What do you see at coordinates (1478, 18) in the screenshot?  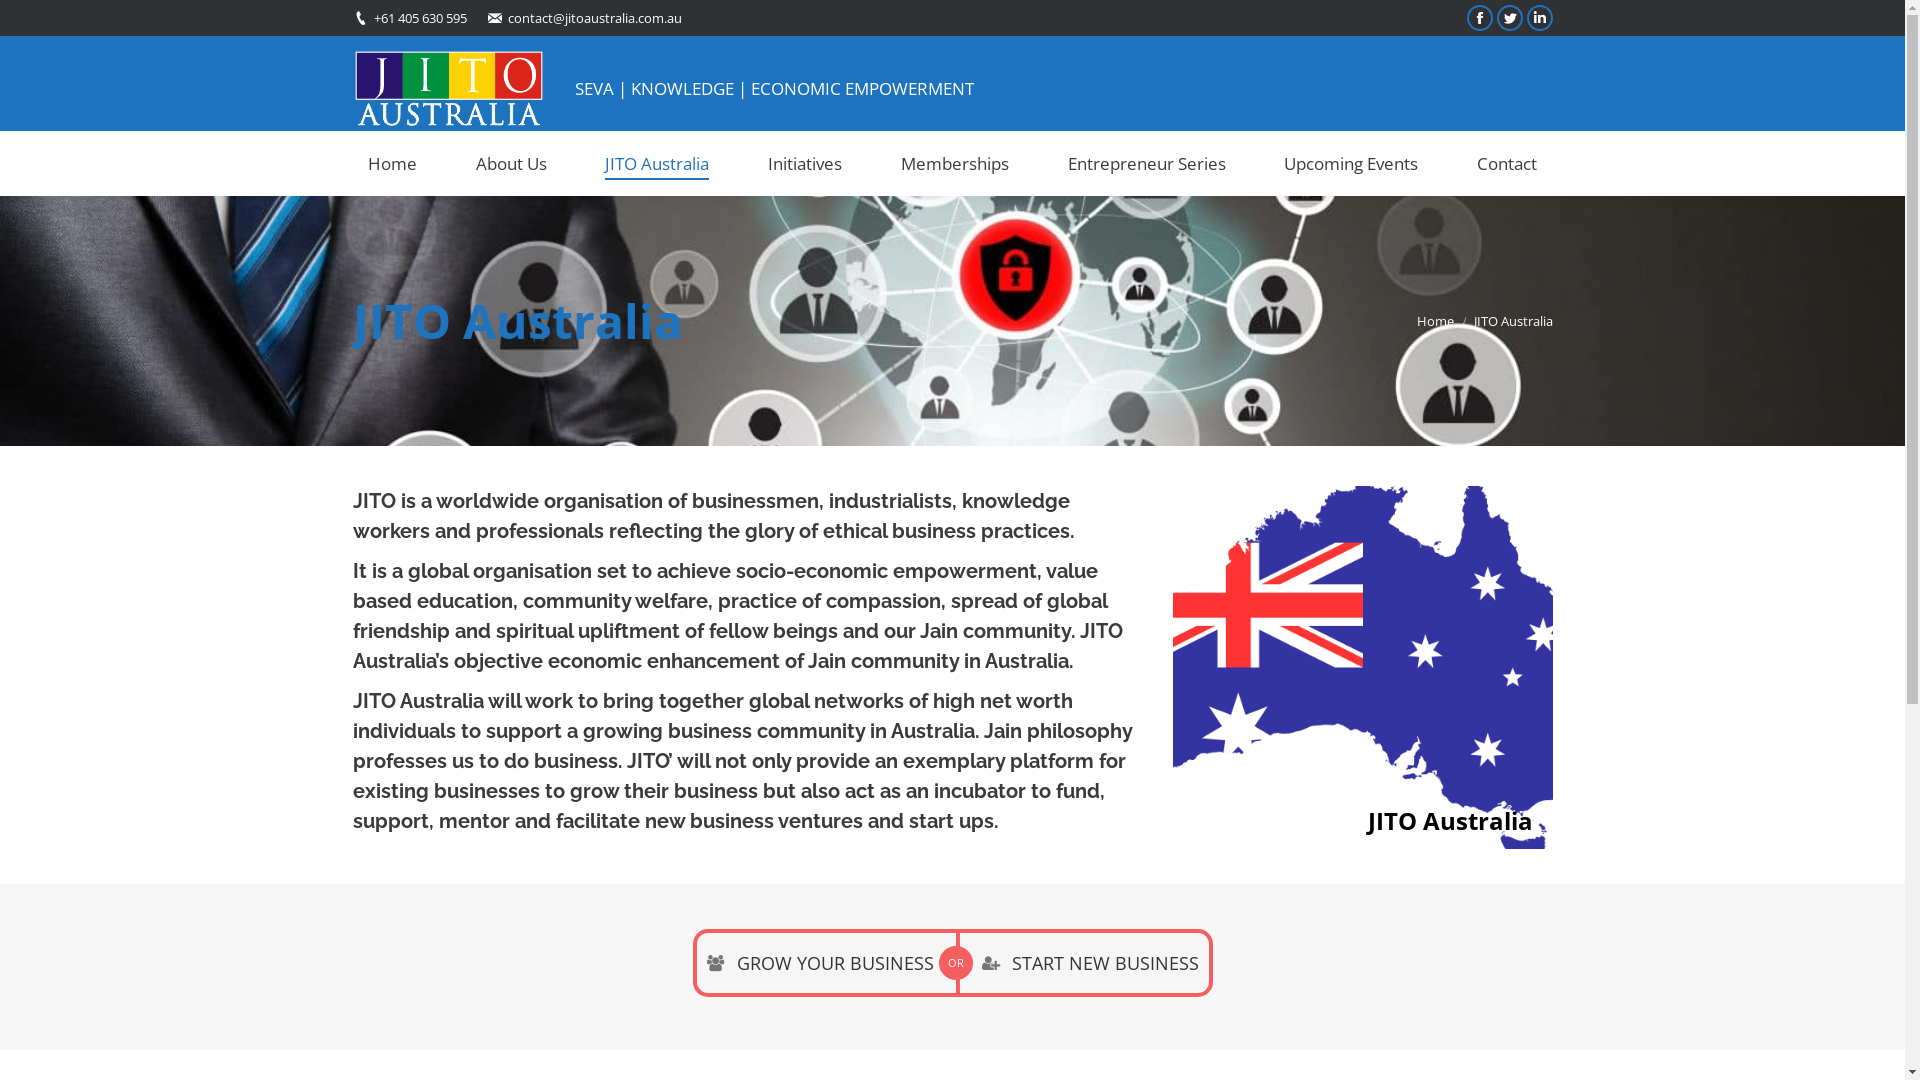 I see `'Facebook'` at bounding box center [1478, 18].